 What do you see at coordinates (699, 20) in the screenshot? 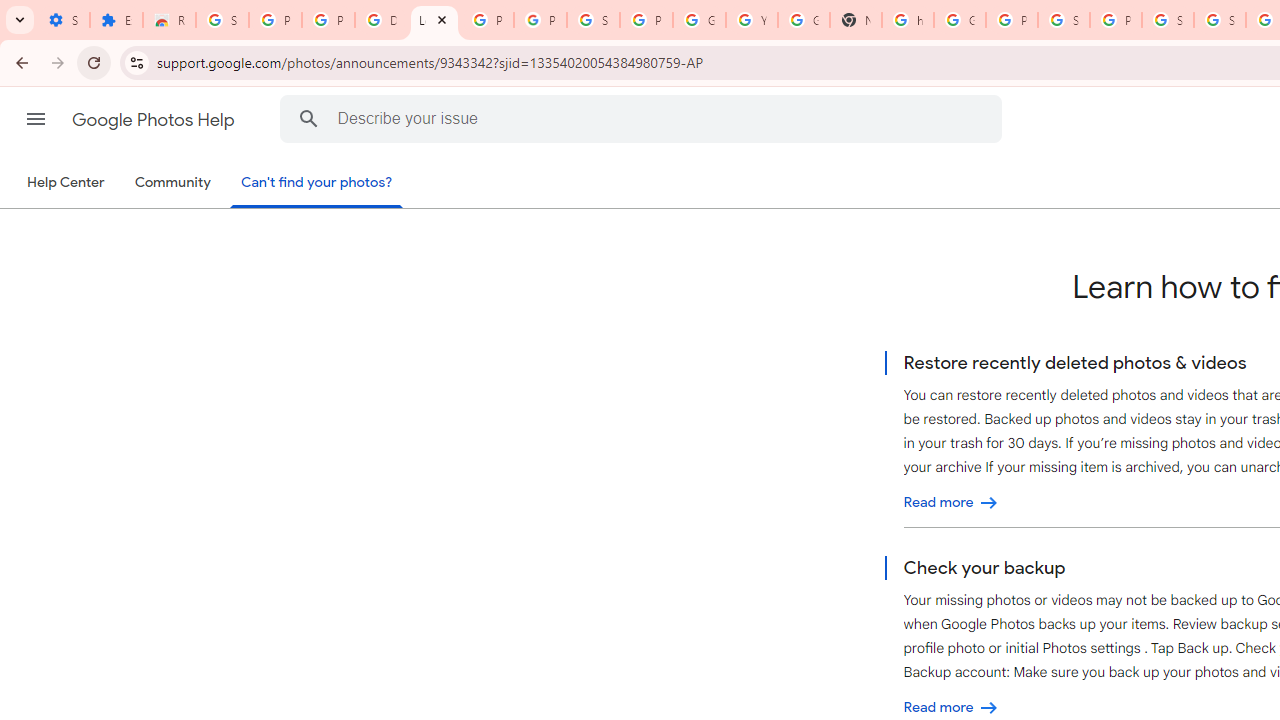
I see `'Google Account'` at bounding box center [699, 20].